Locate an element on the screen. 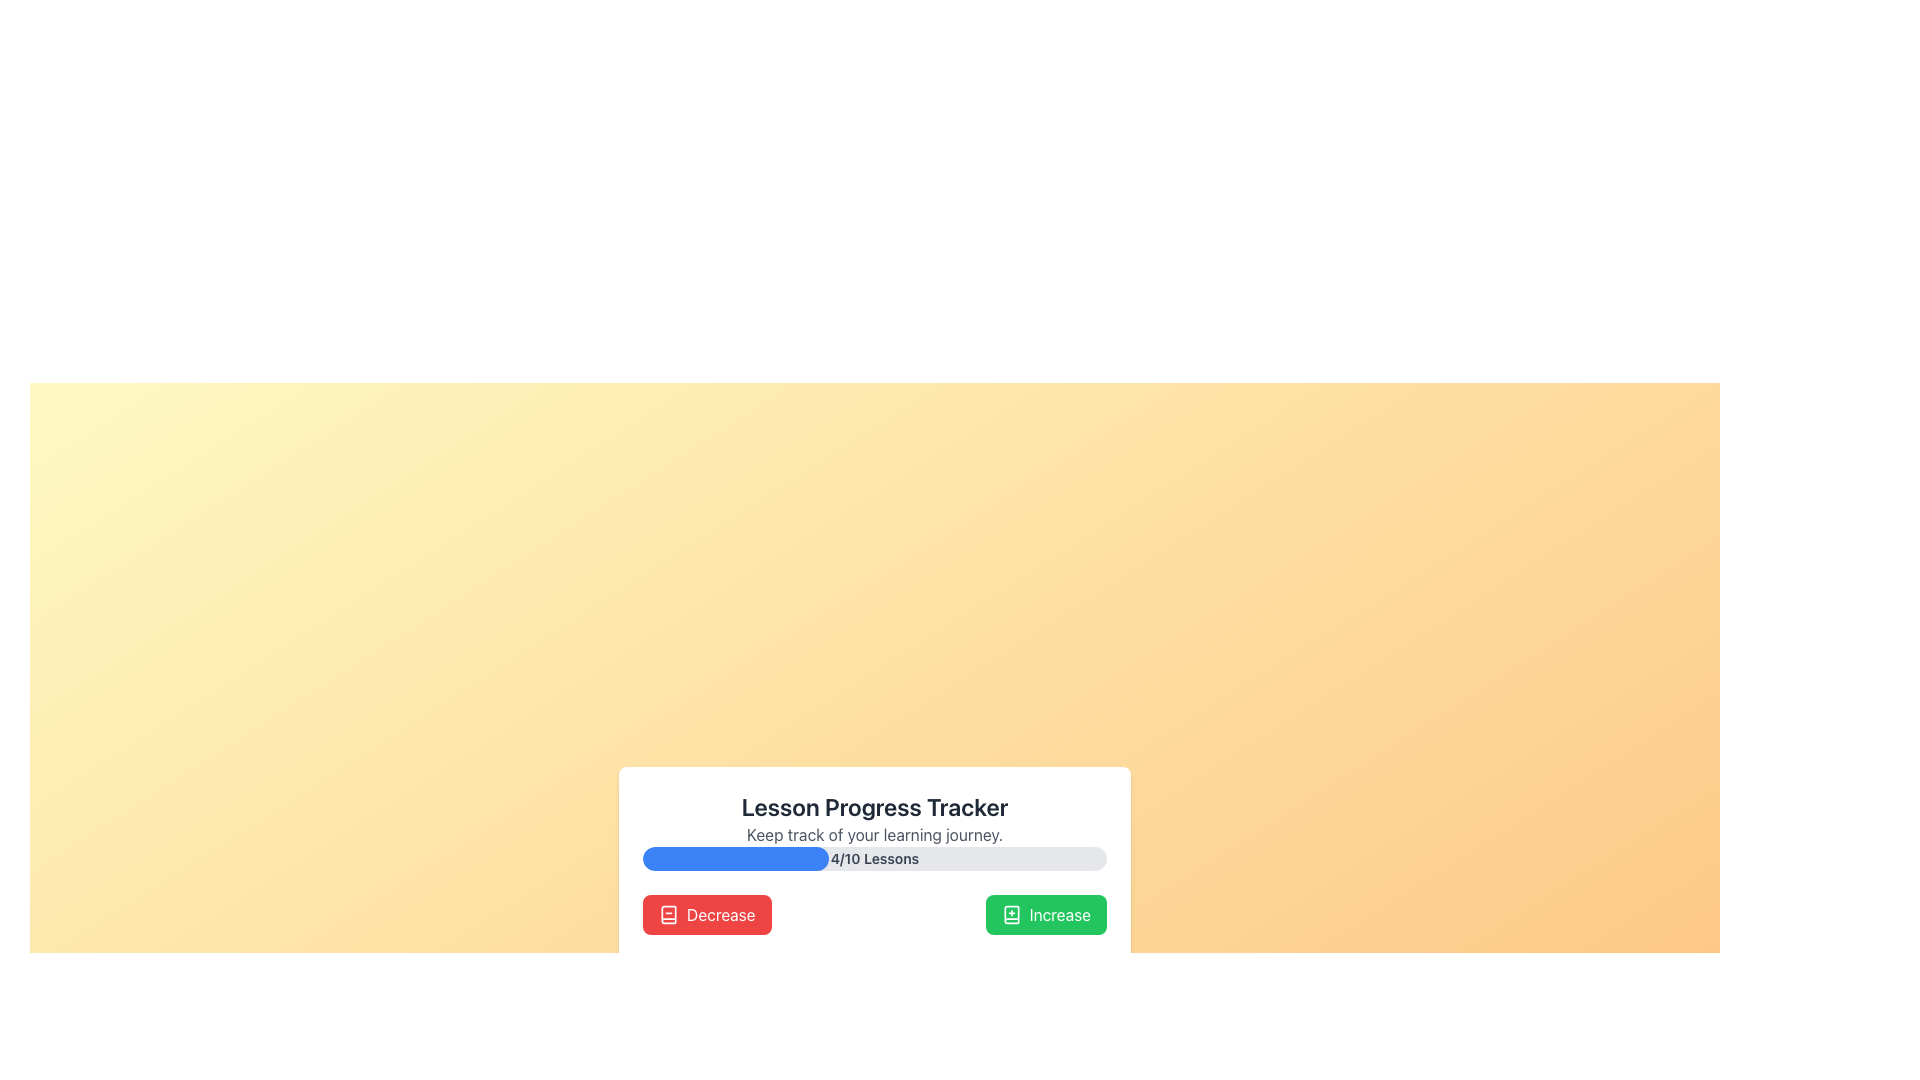 This screenshot has height=1080, width=1920. the increment button located to the right of the red 'Decrease' button to increase the associated value is located at coordinates (1045, 914).